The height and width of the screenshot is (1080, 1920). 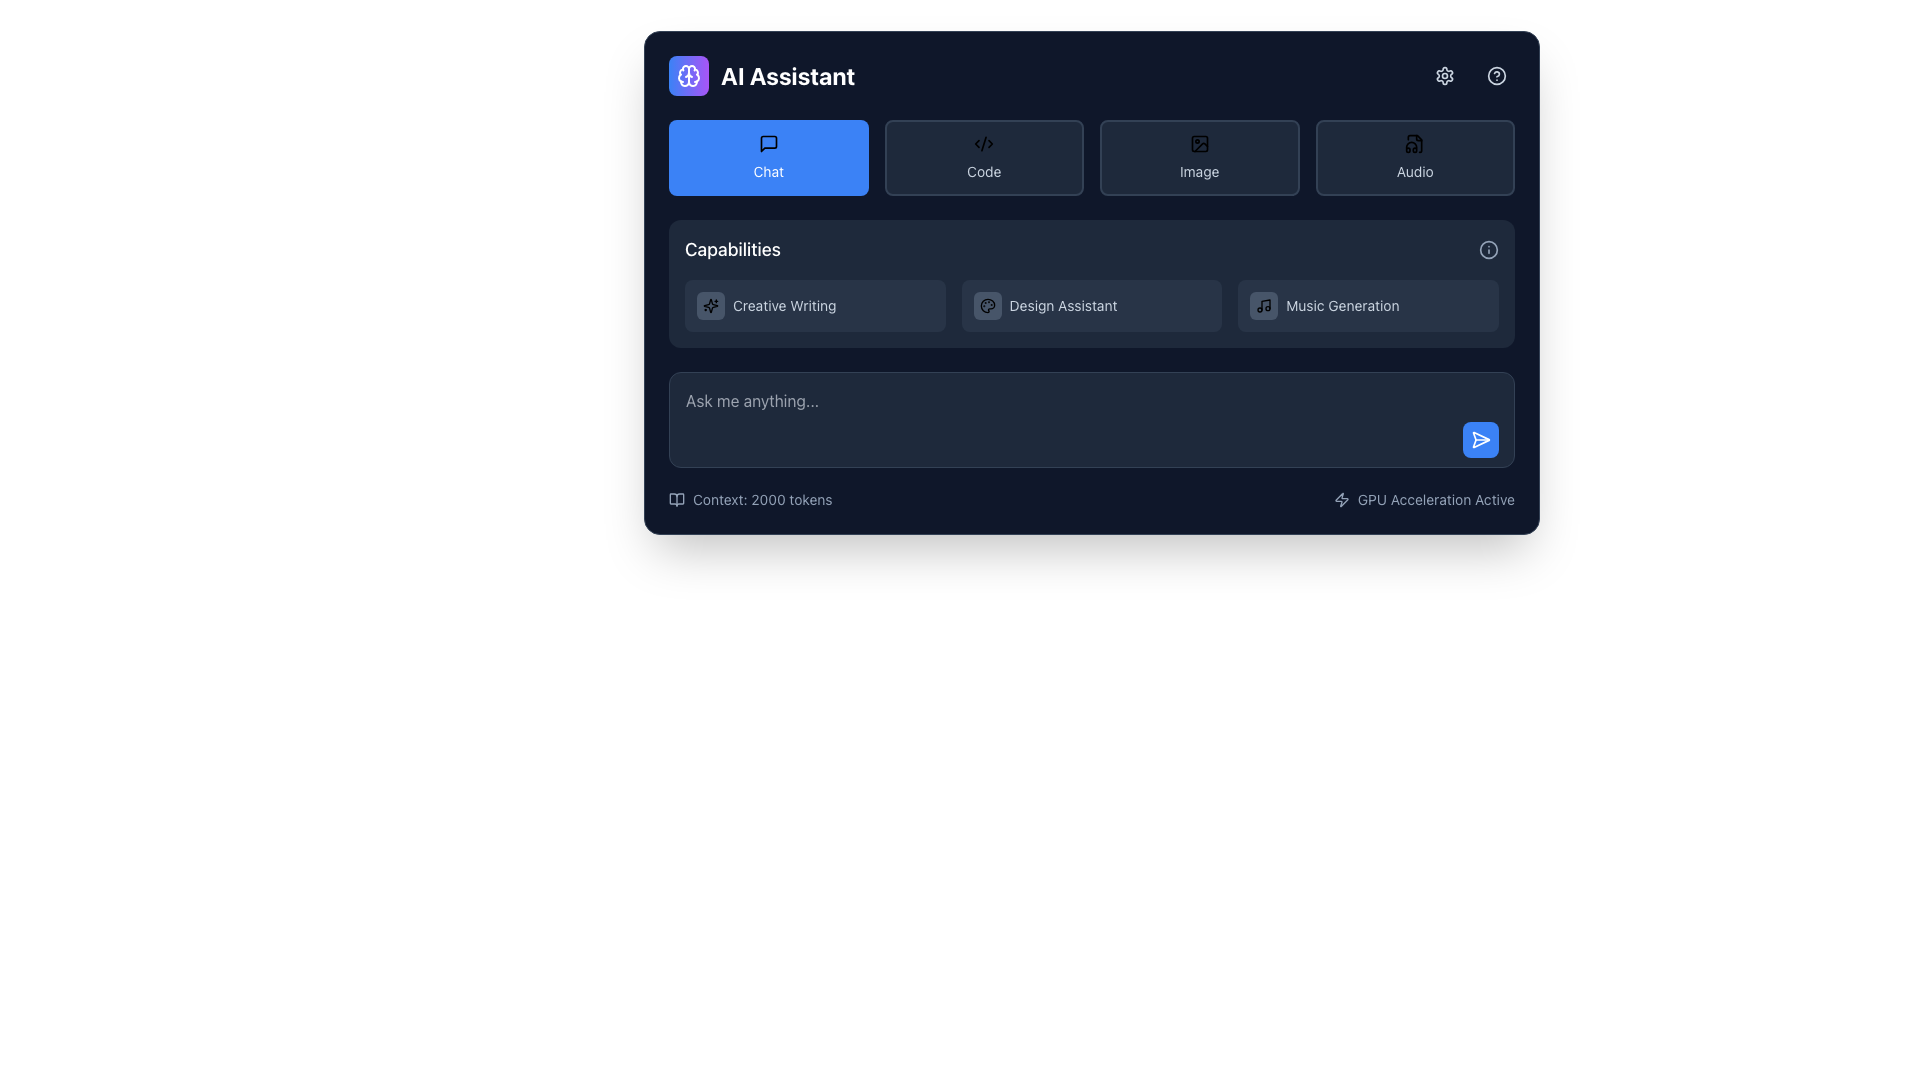 I want to click on the stylized image icon within the 'Image' button located in the dark-themed UI section, so click(x=1199, y=142).